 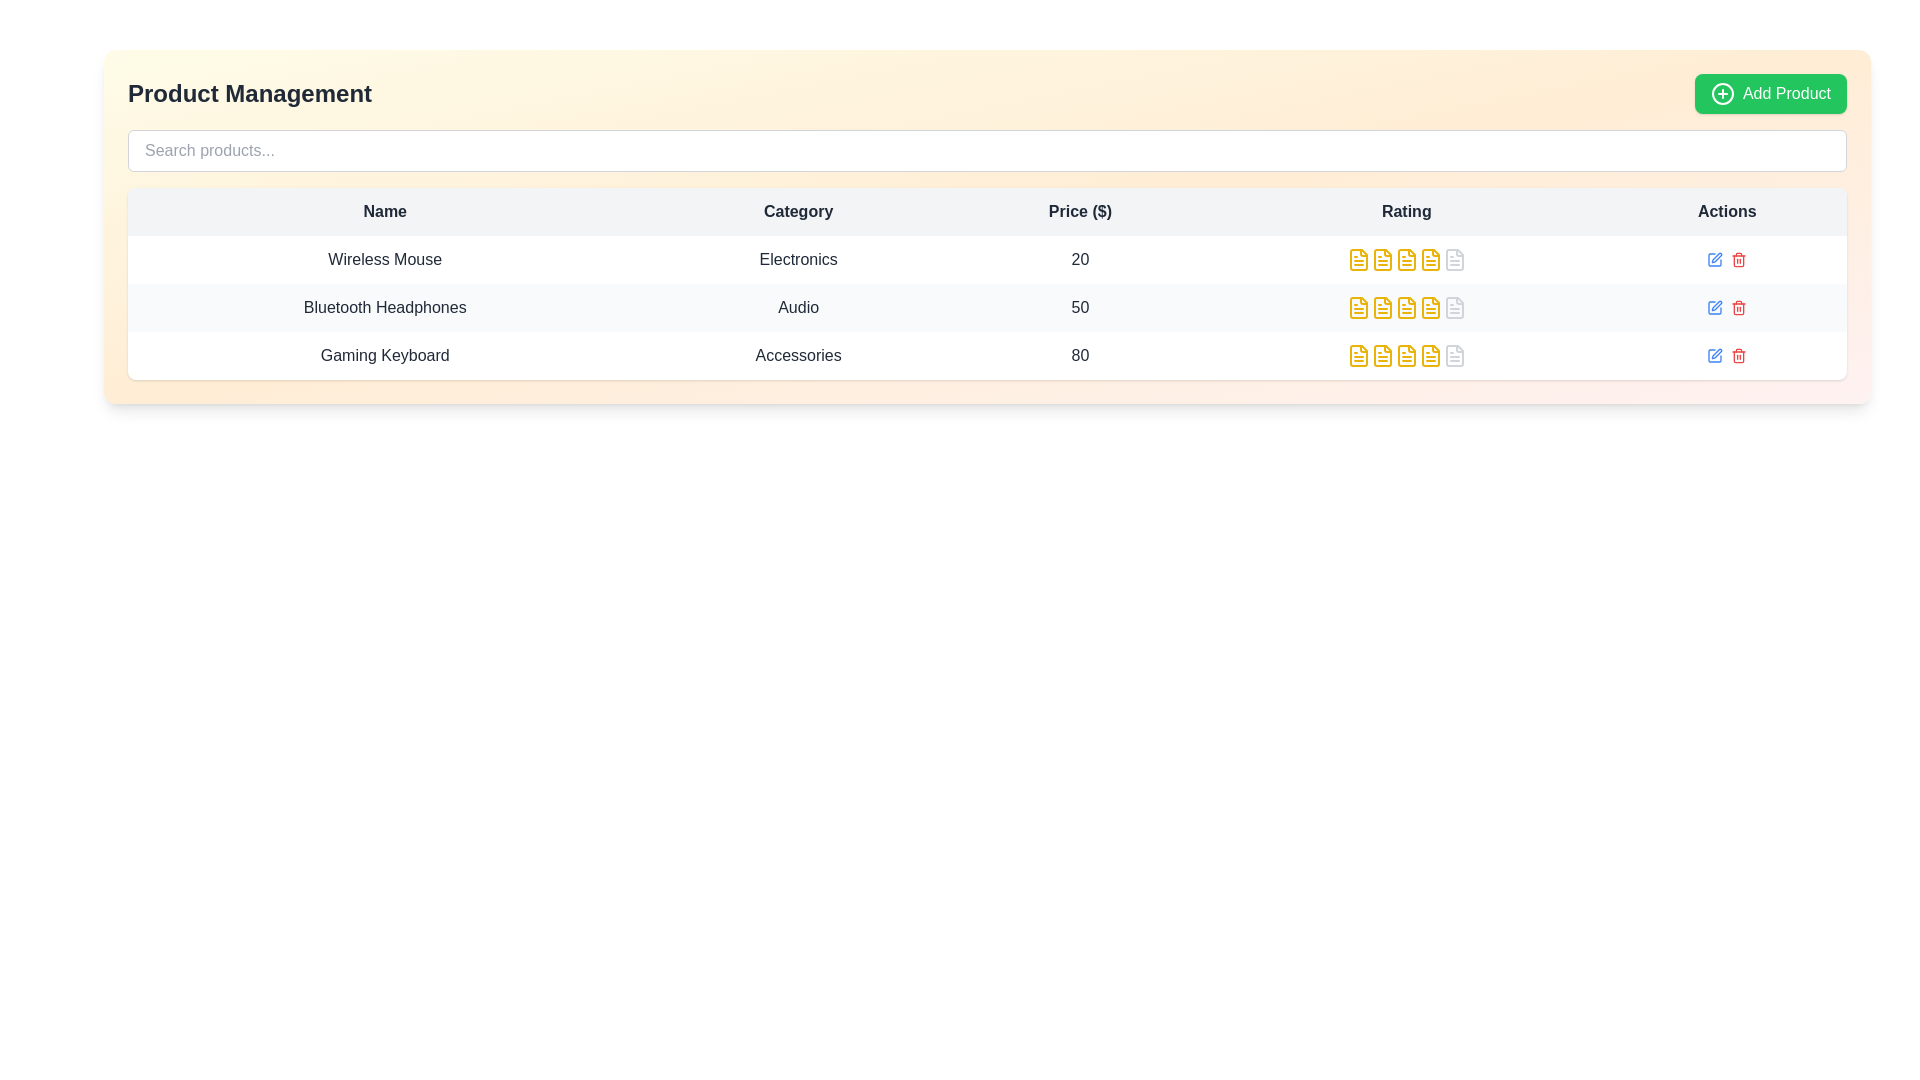 I want to click on the first icon in the third row of the rating system to set the rating value, so click(x=1358, y=354).